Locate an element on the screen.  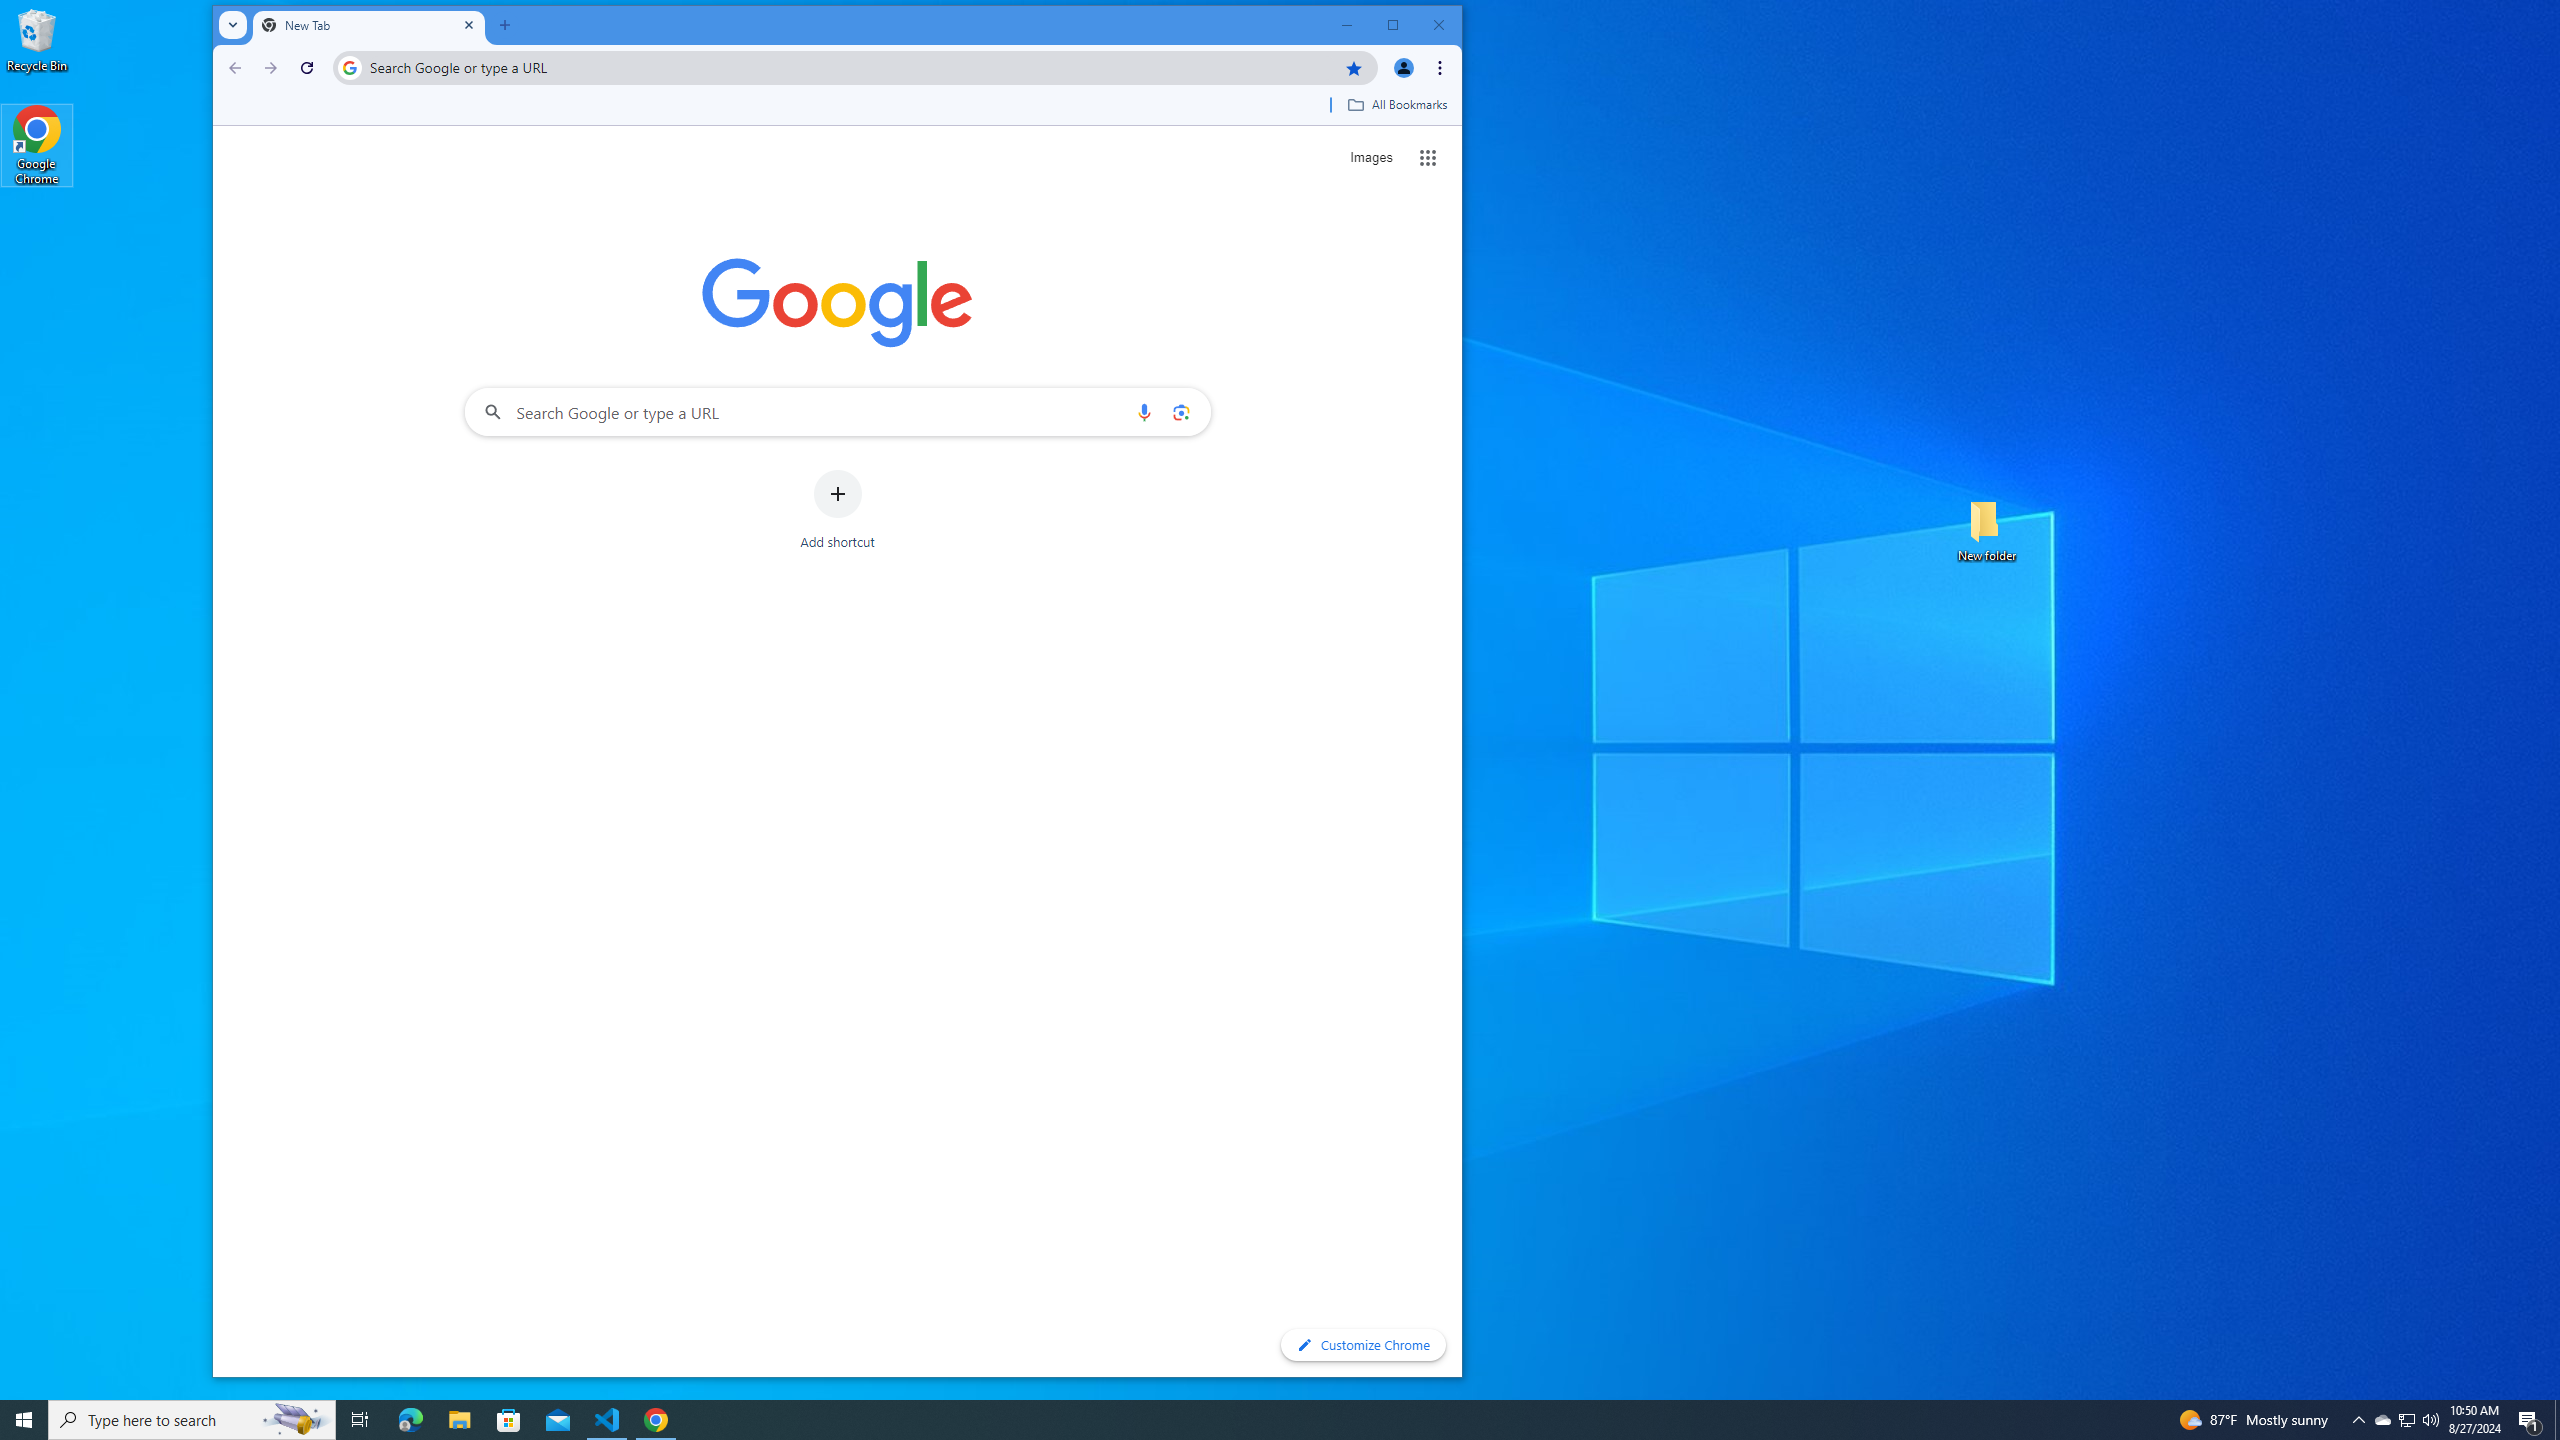
'New folder' is located at coordinates (1986, 528).